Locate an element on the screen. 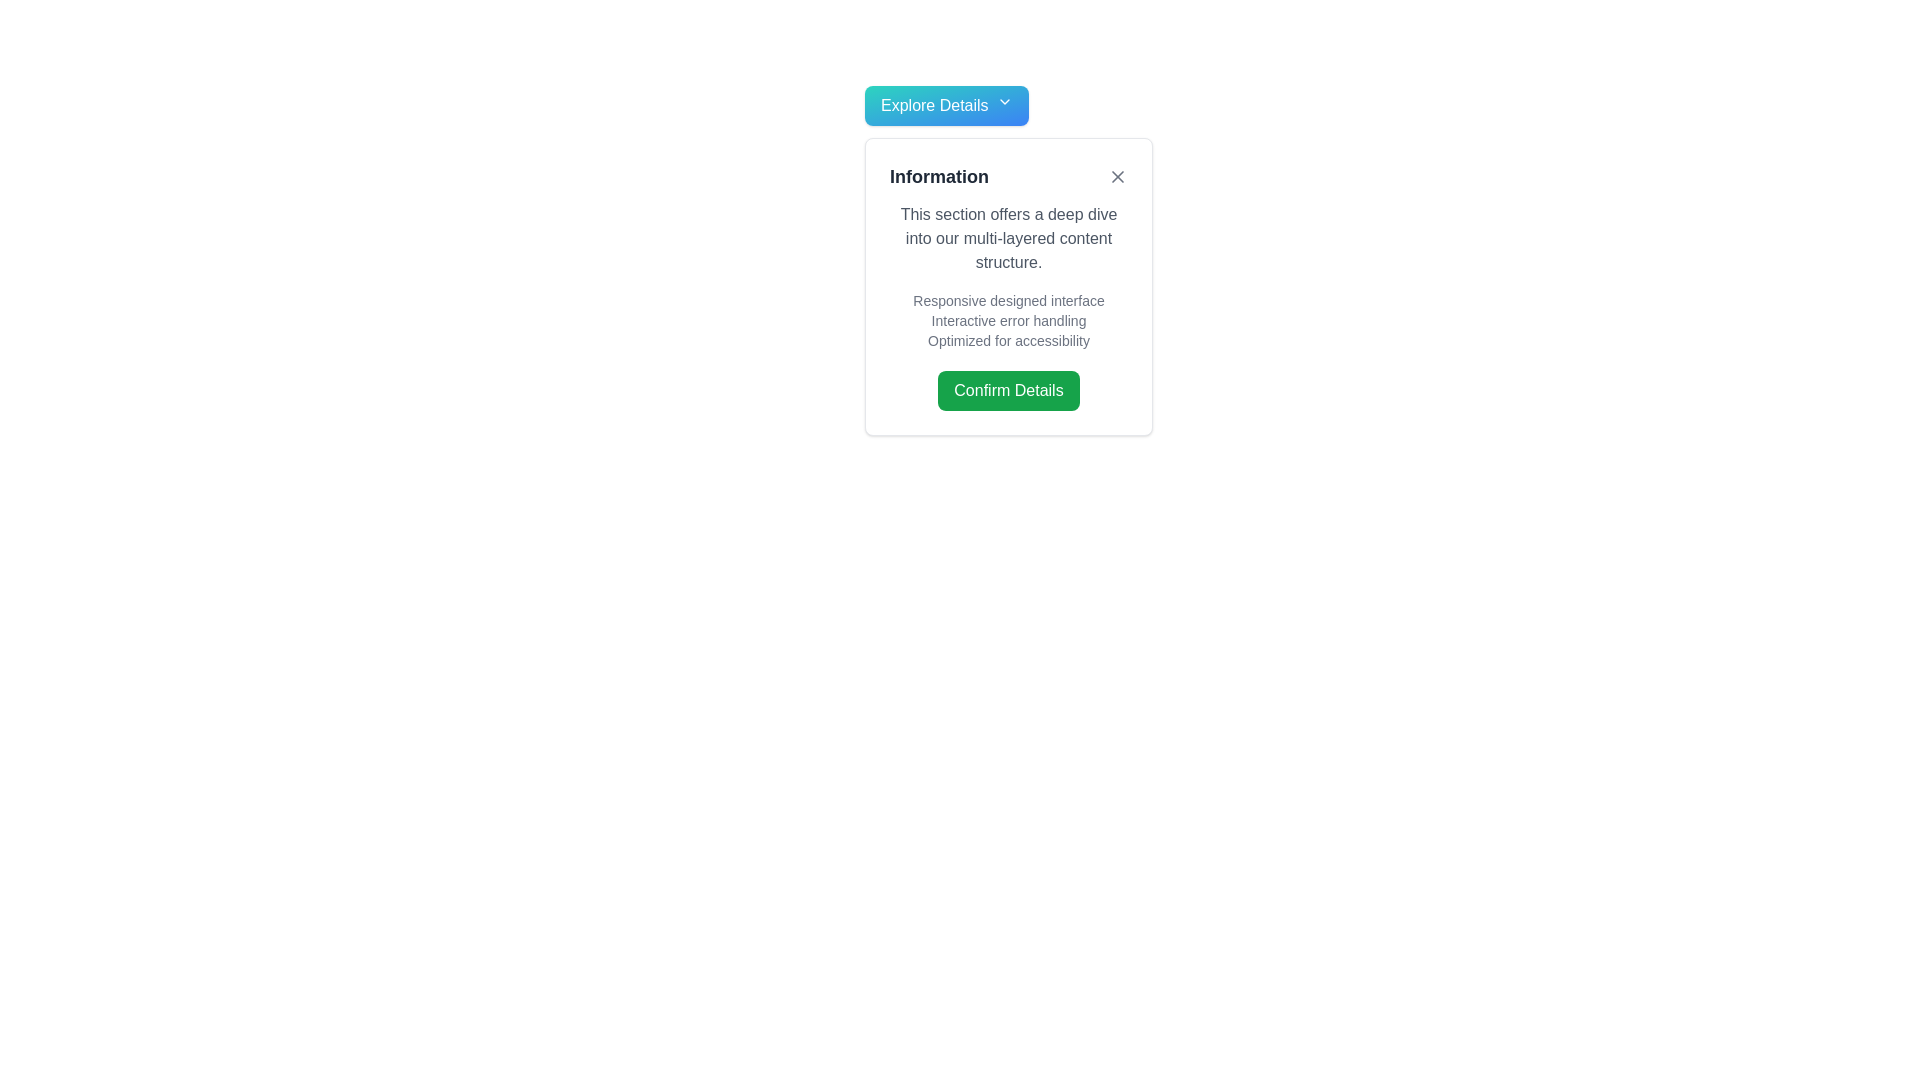  the text element that provides information about interactive error handling, which is the second item in a vertical list, located below 'Responsive designed interface' and above 'Optimized for accessibility' is located at coordinates (1008, 319).